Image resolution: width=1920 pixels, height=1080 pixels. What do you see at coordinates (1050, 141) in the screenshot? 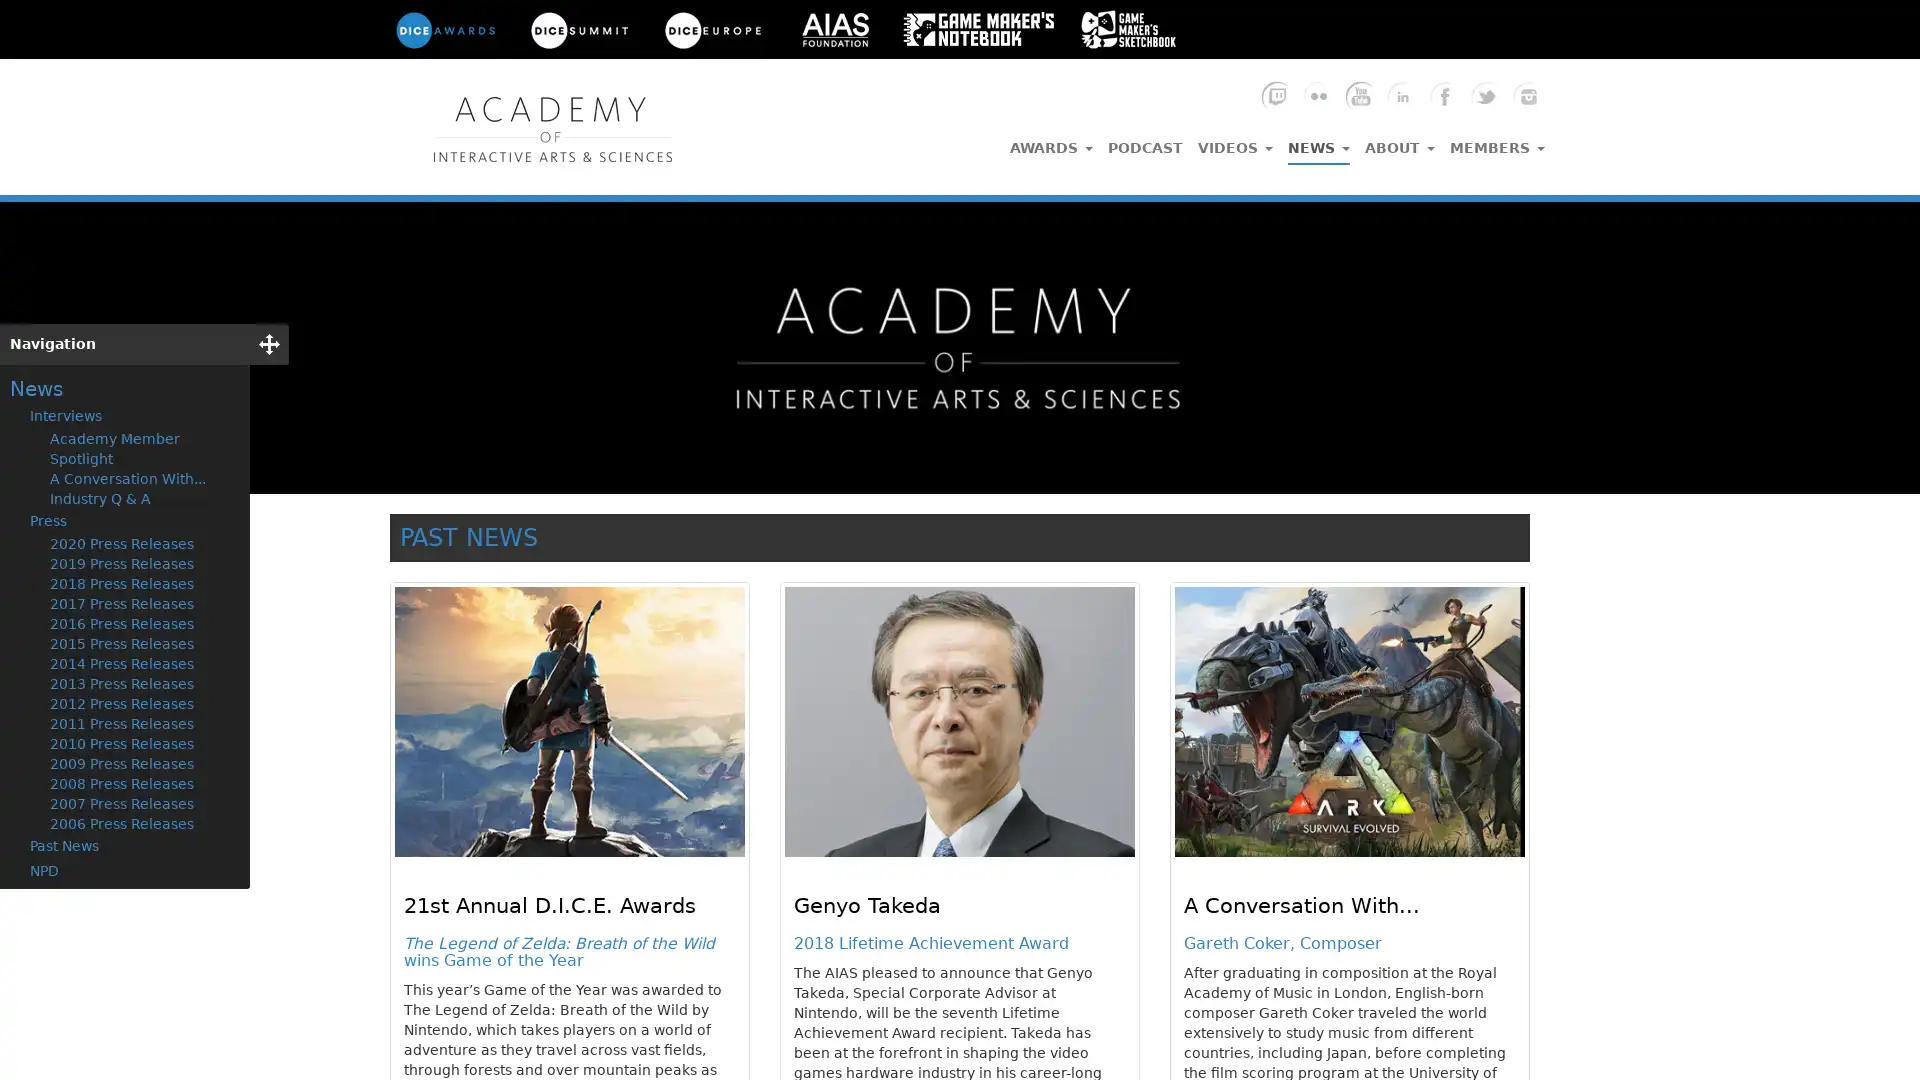
I see `AWARDS` at bounding box center [1050, 141].